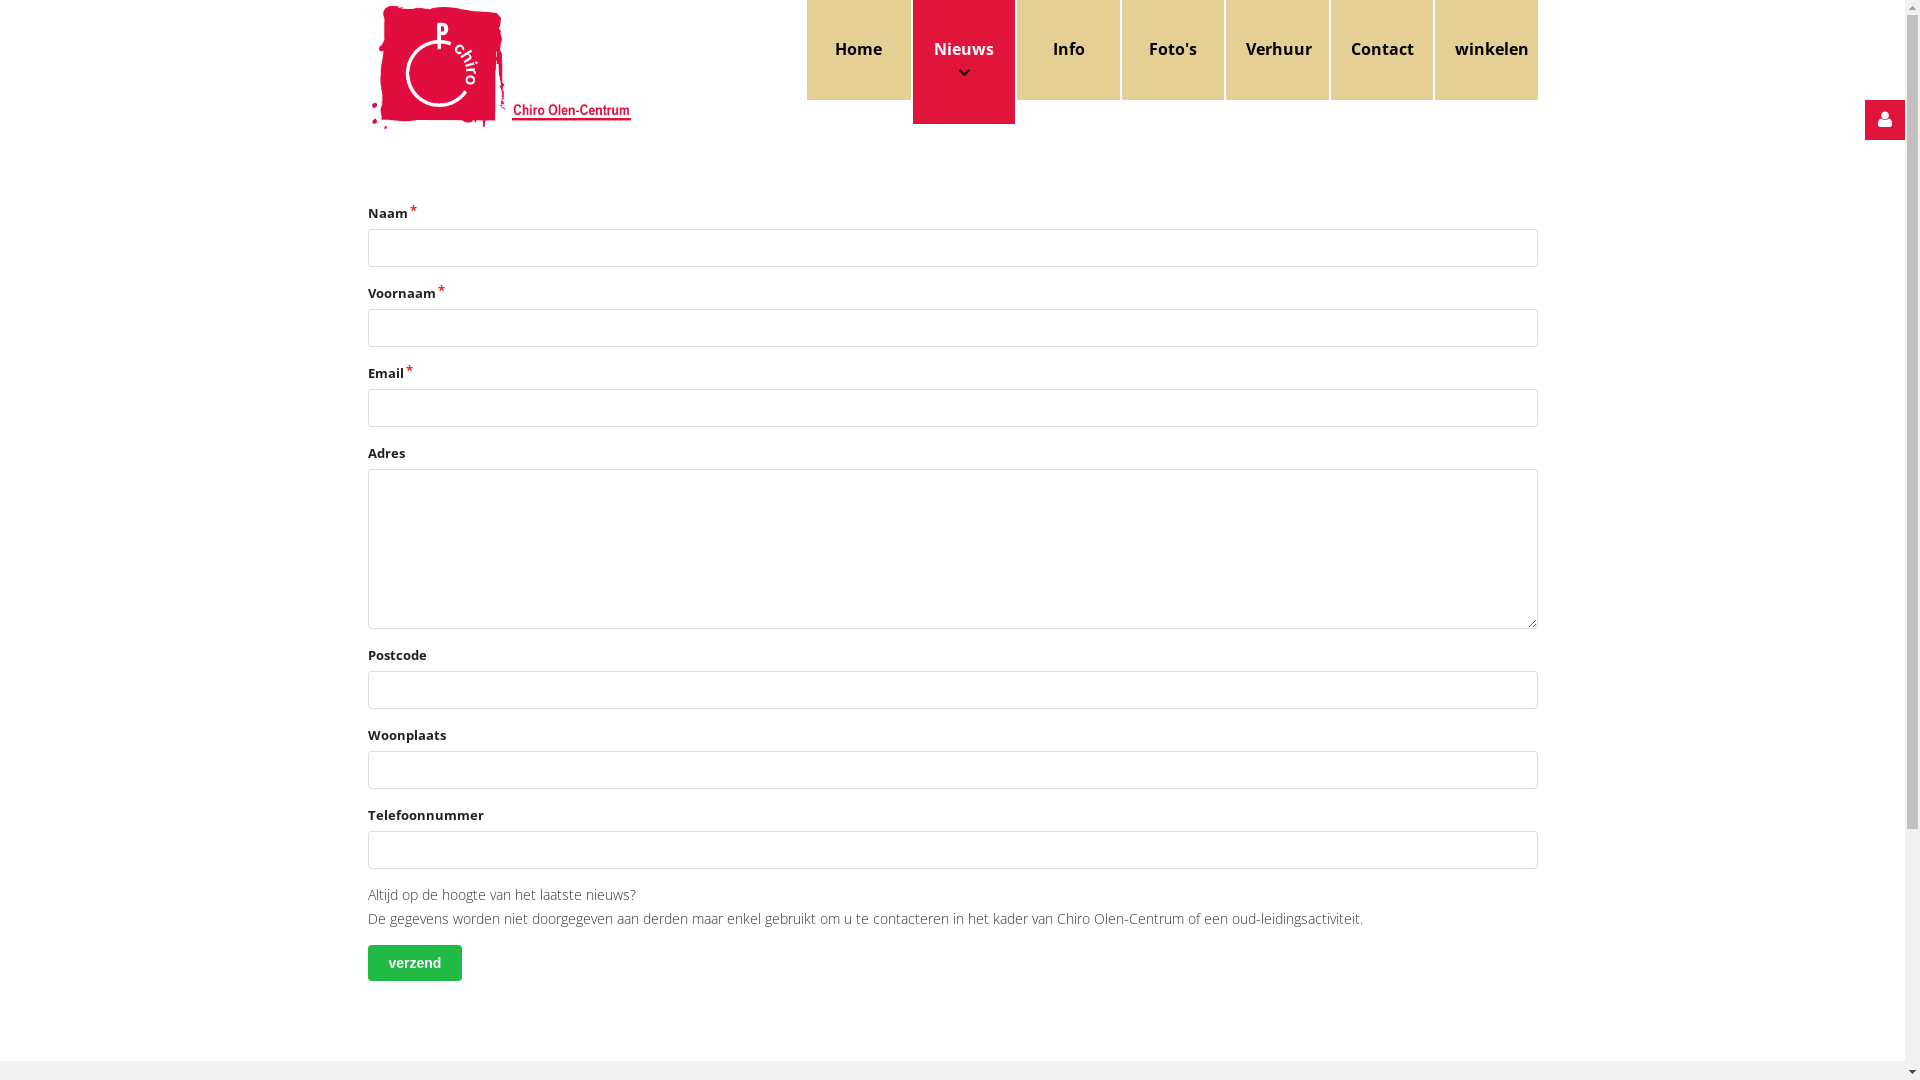 Image resolution: width=1920 pixels, height=1080 pixels. Describe the element at coordinates (414, 962) in the screenshot. I see `'verzend'` at that location.